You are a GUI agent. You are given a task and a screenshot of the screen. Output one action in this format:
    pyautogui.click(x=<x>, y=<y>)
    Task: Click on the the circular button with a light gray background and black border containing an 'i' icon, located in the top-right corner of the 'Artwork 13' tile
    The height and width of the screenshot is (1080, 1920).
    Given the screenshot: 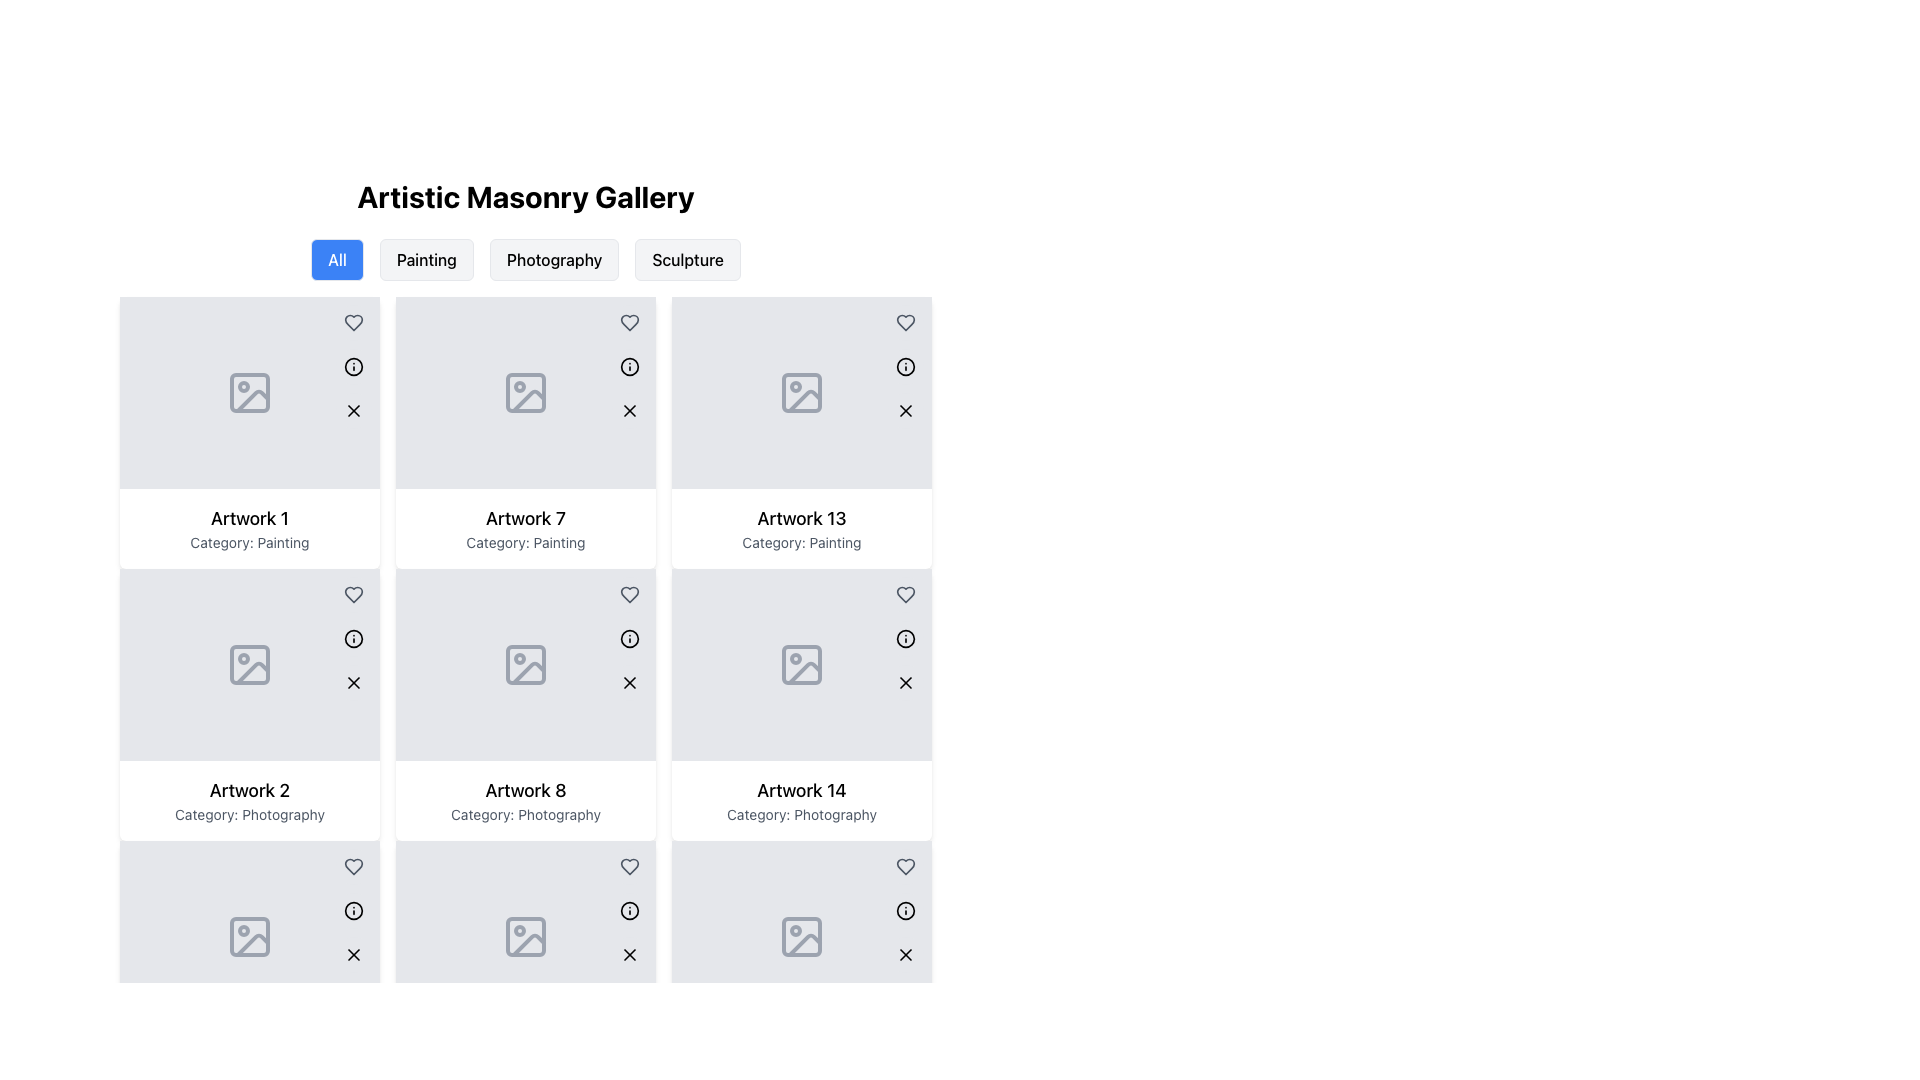 What is the action you would take?
    pyautogui.click(x=905, y=366)
    